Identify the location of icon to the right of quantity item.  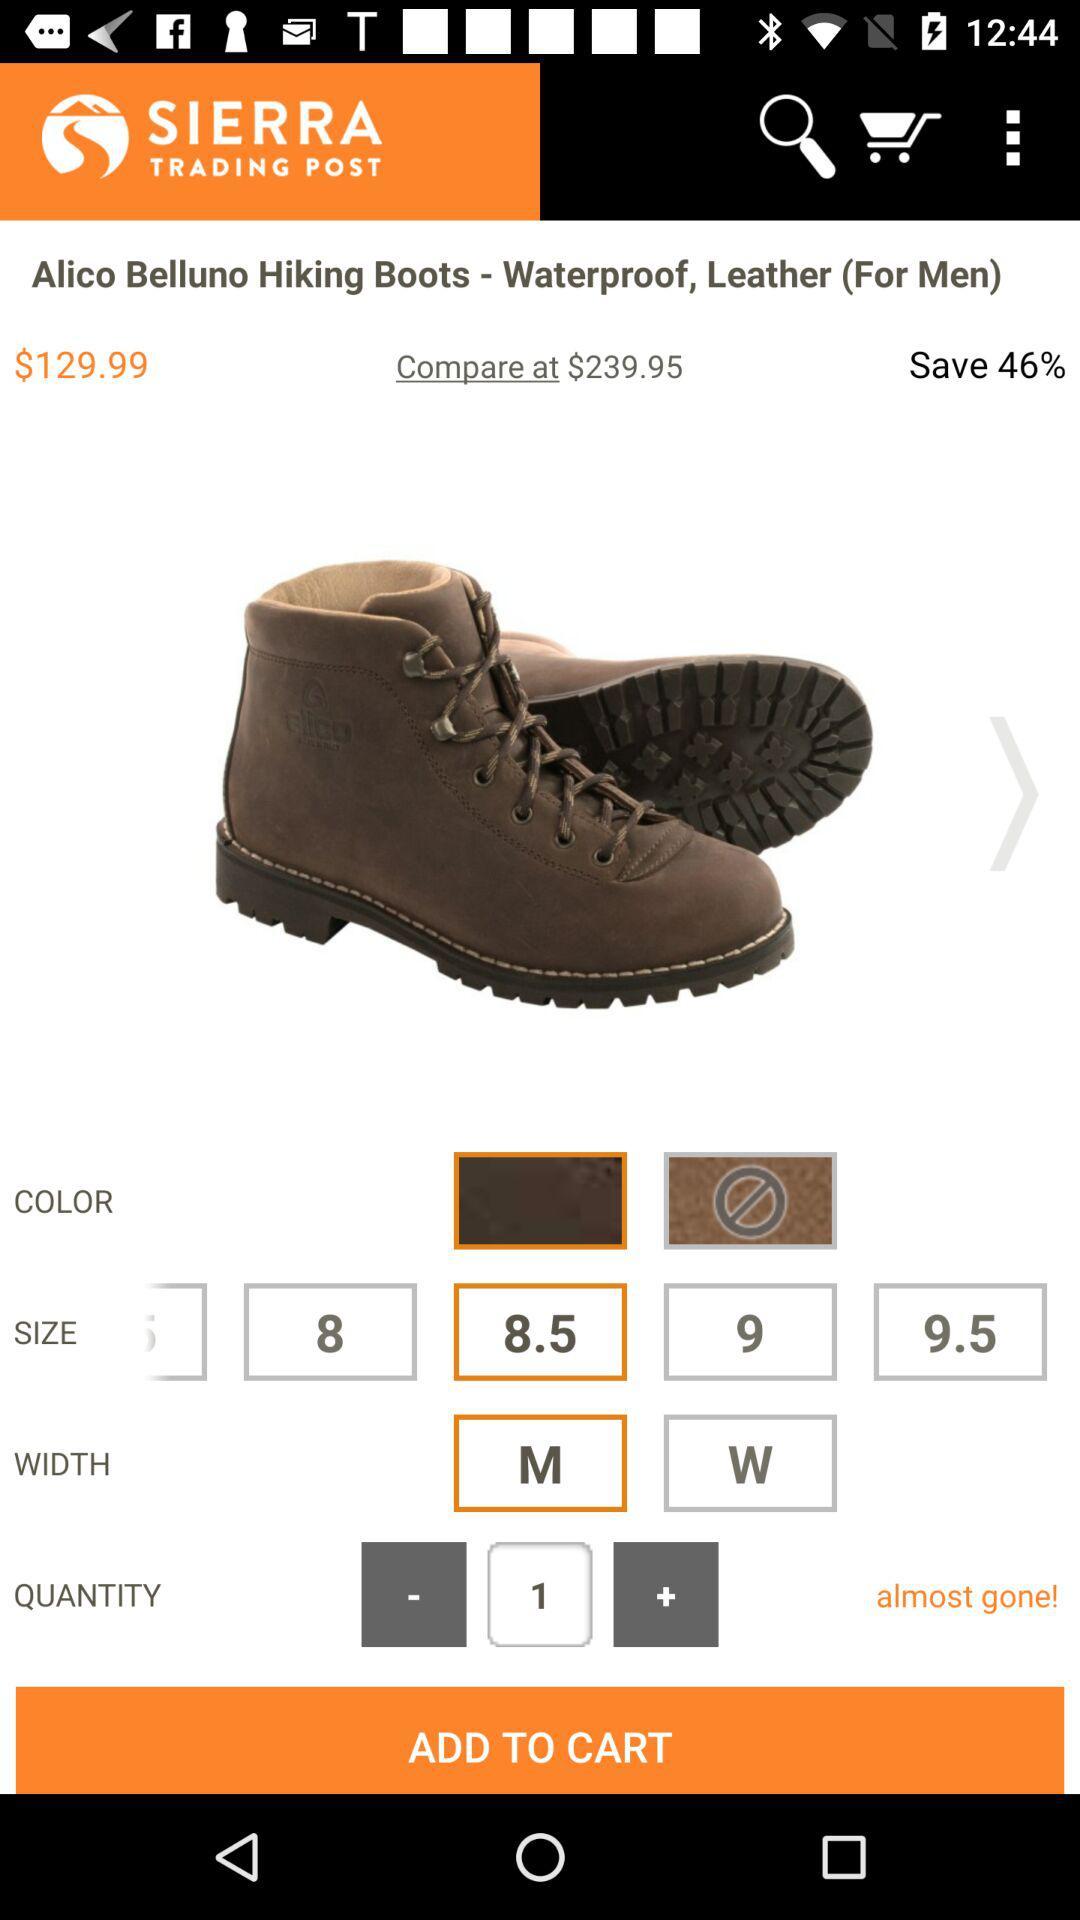
(412, 1593).